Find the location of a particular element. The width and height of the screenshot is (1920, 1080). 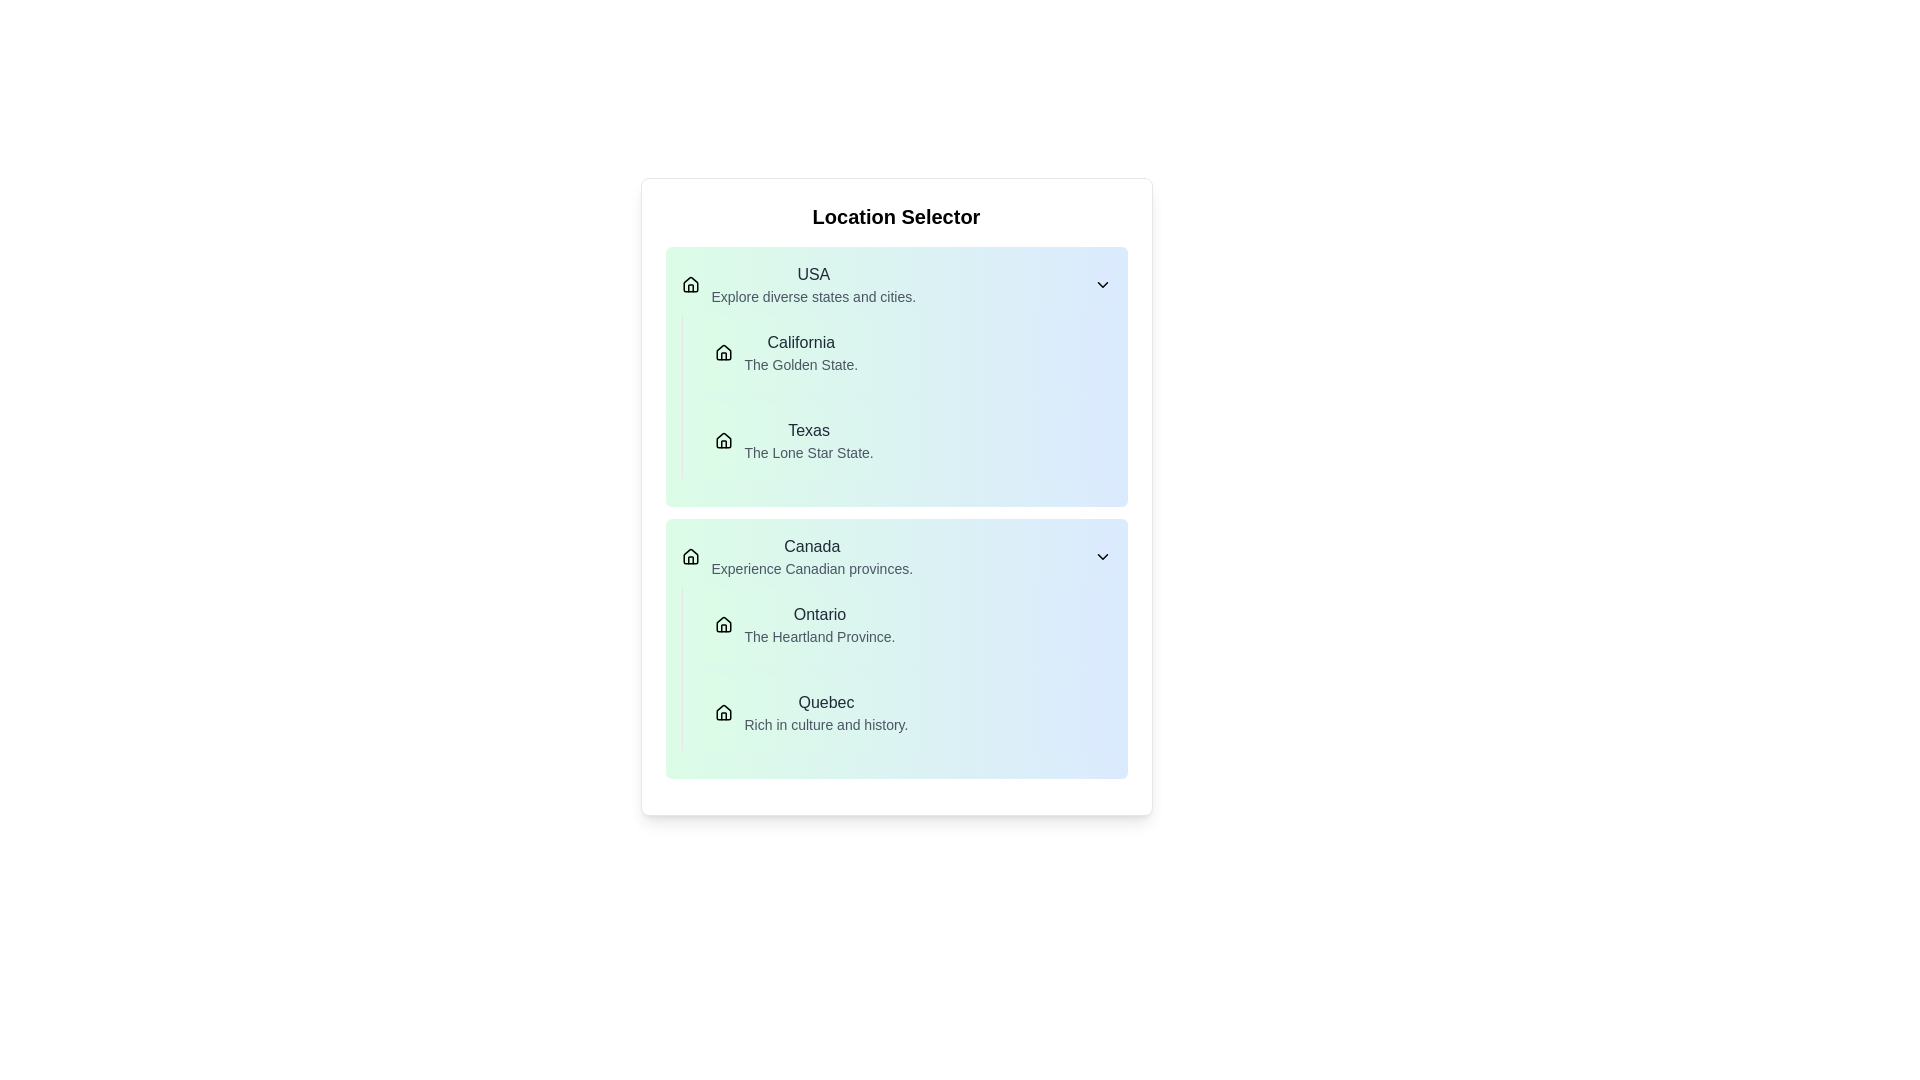

the informational text located below the 'Canada' section and to the right of the house-shaped icon is located at coordinates (812, 569).